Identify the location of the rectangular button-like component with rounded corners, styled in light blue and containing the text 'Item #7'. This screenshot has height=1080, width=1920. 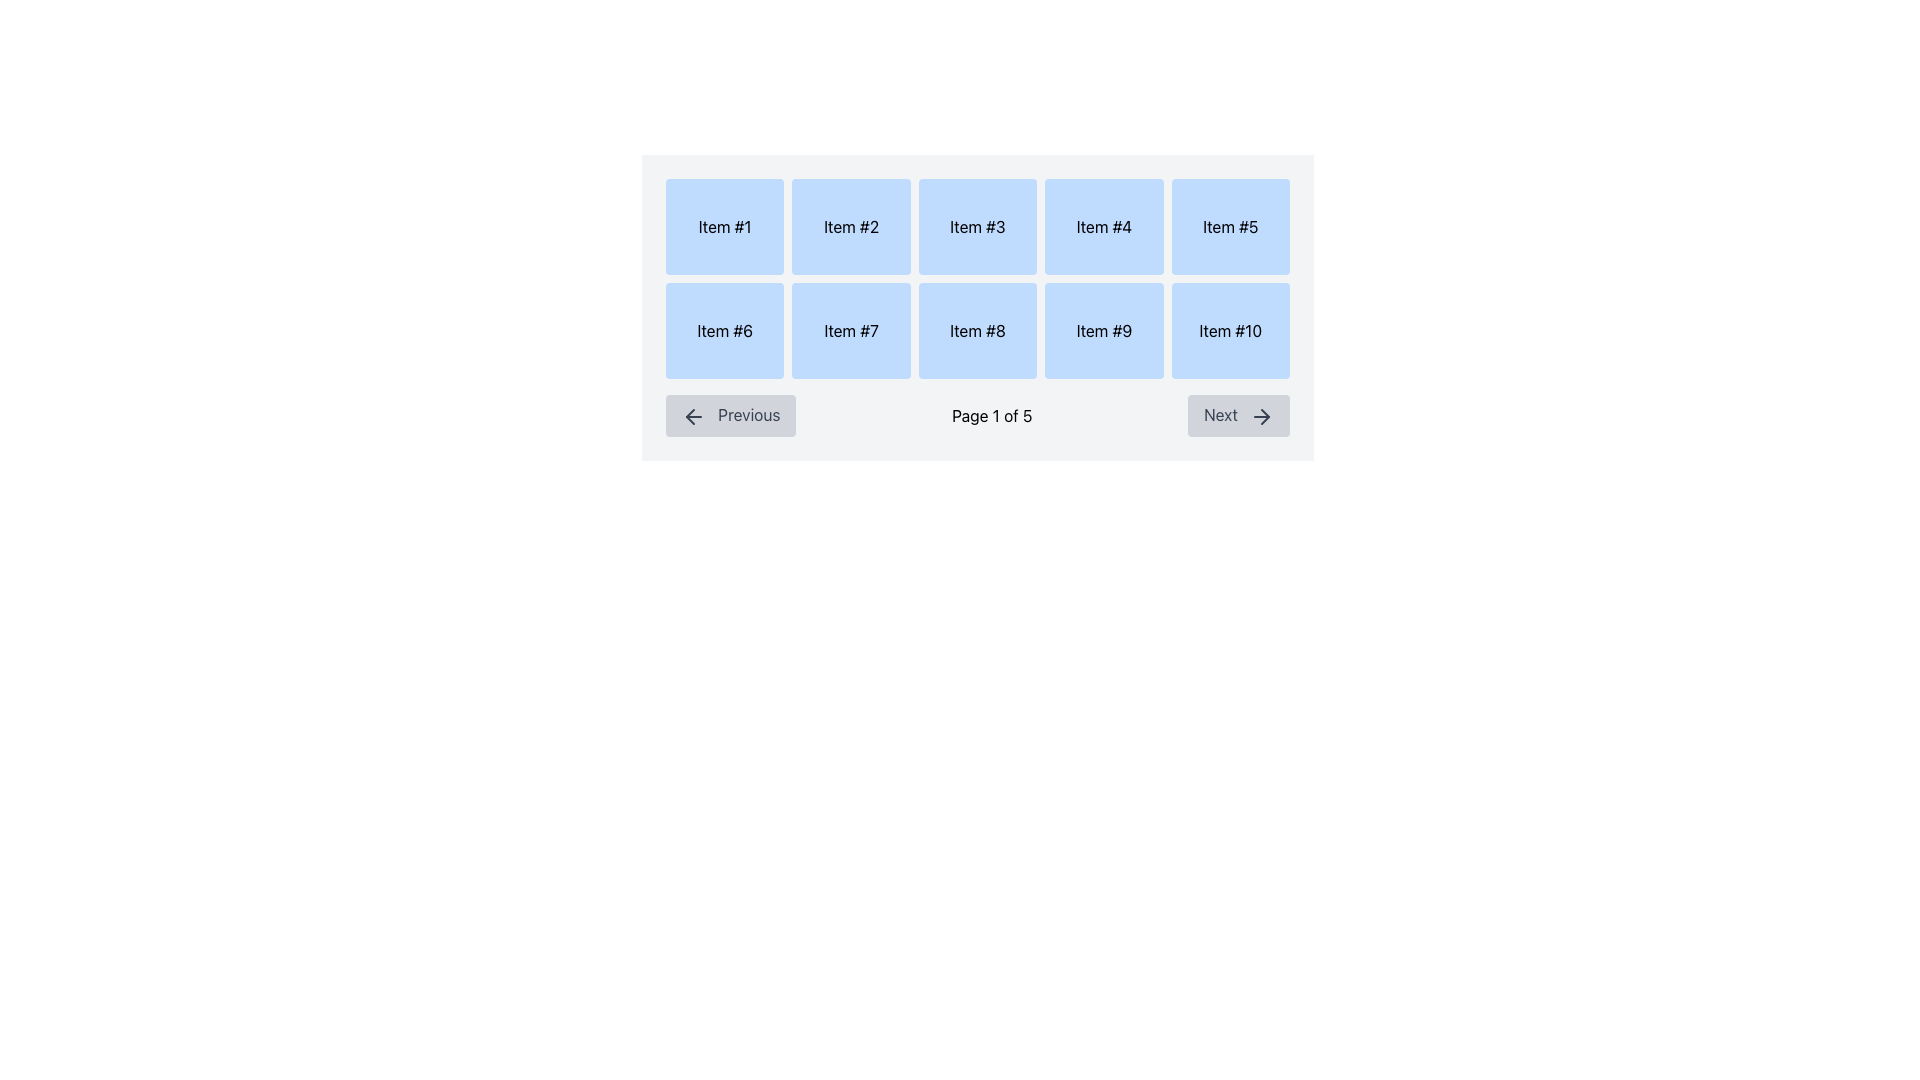
(851, 330).